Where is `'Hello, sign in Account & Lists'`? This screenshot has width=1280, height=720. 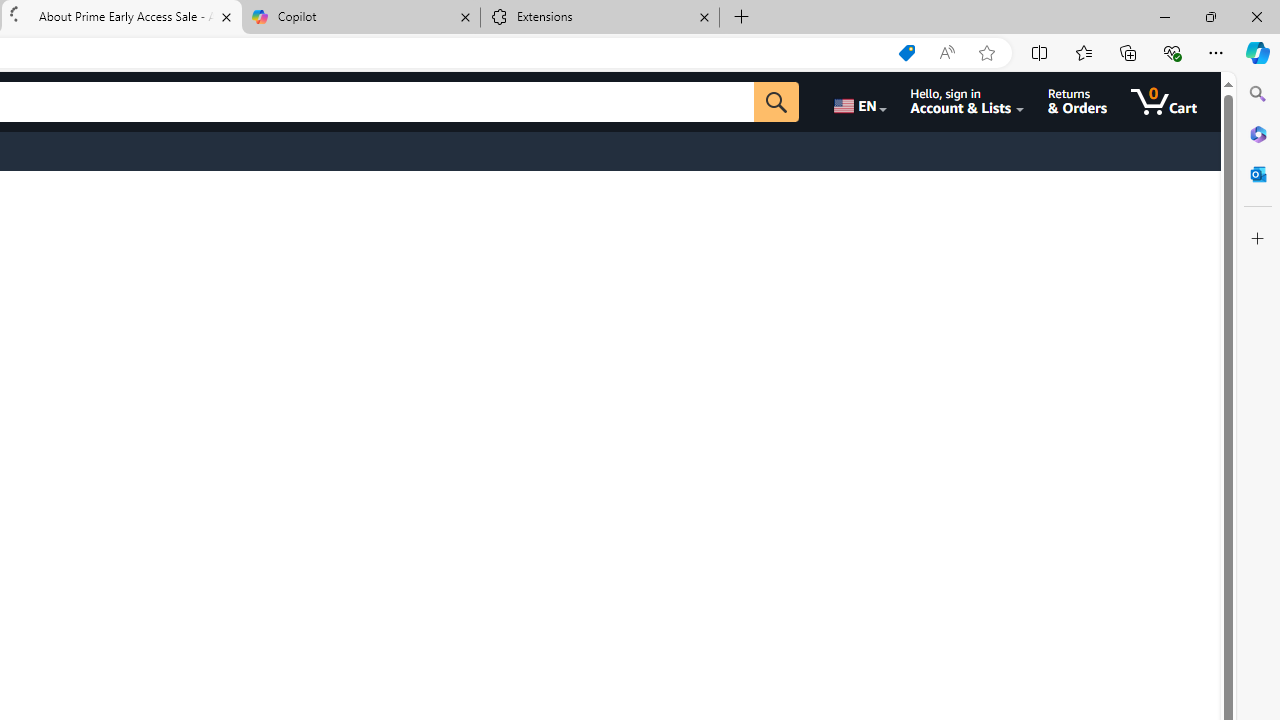 'Hello, sign in Account & Lists' is located at coordinates (983, 101).